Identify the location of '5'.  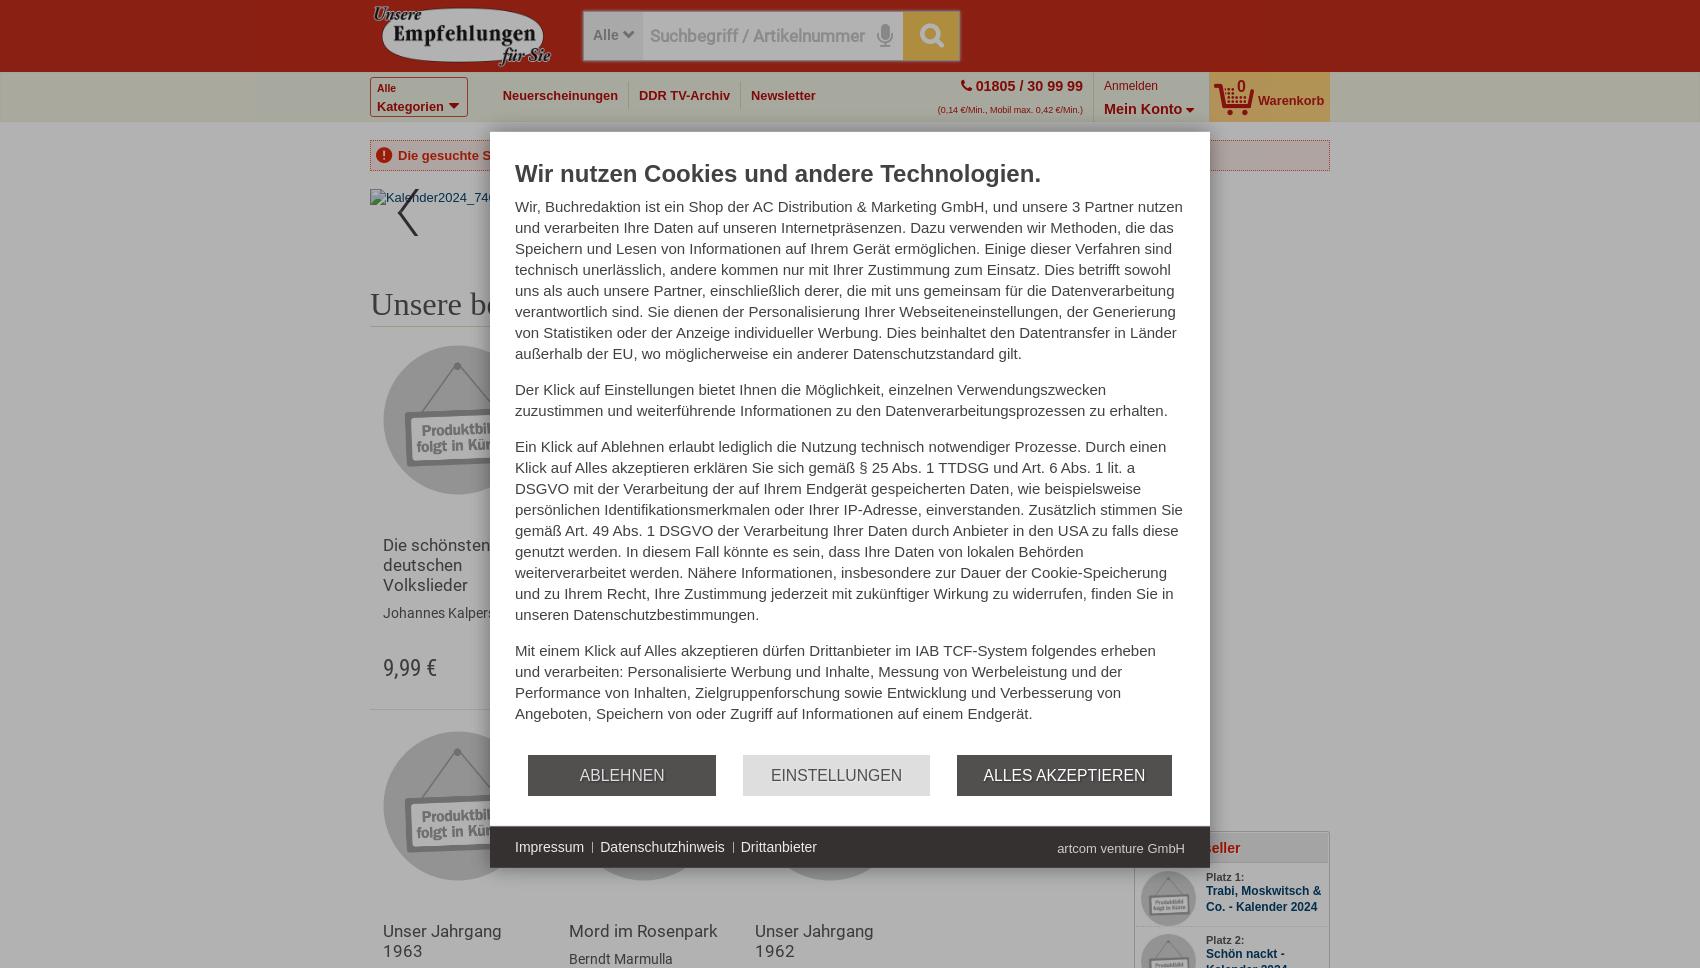
(742, 214).